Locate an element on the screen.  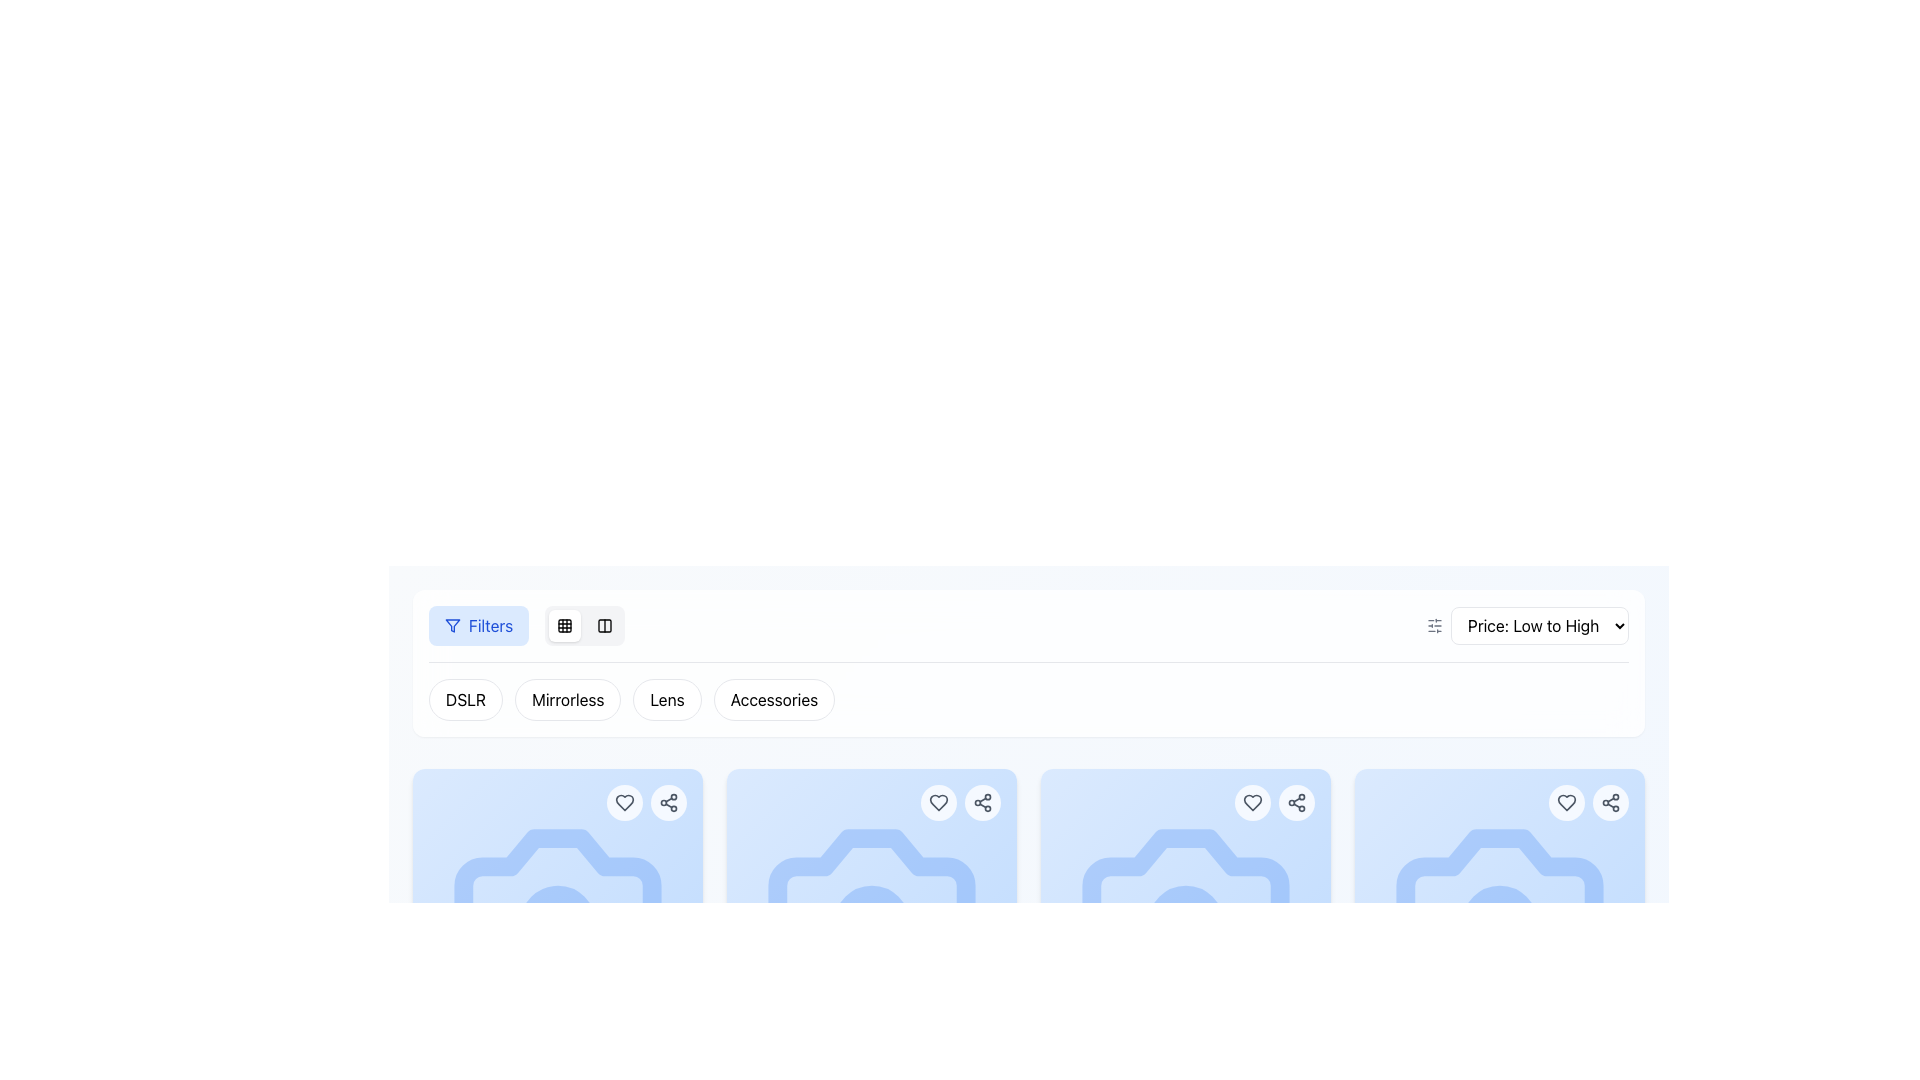
the 'Lens' button for keyboard navigation is located at coordinates (667, 698).